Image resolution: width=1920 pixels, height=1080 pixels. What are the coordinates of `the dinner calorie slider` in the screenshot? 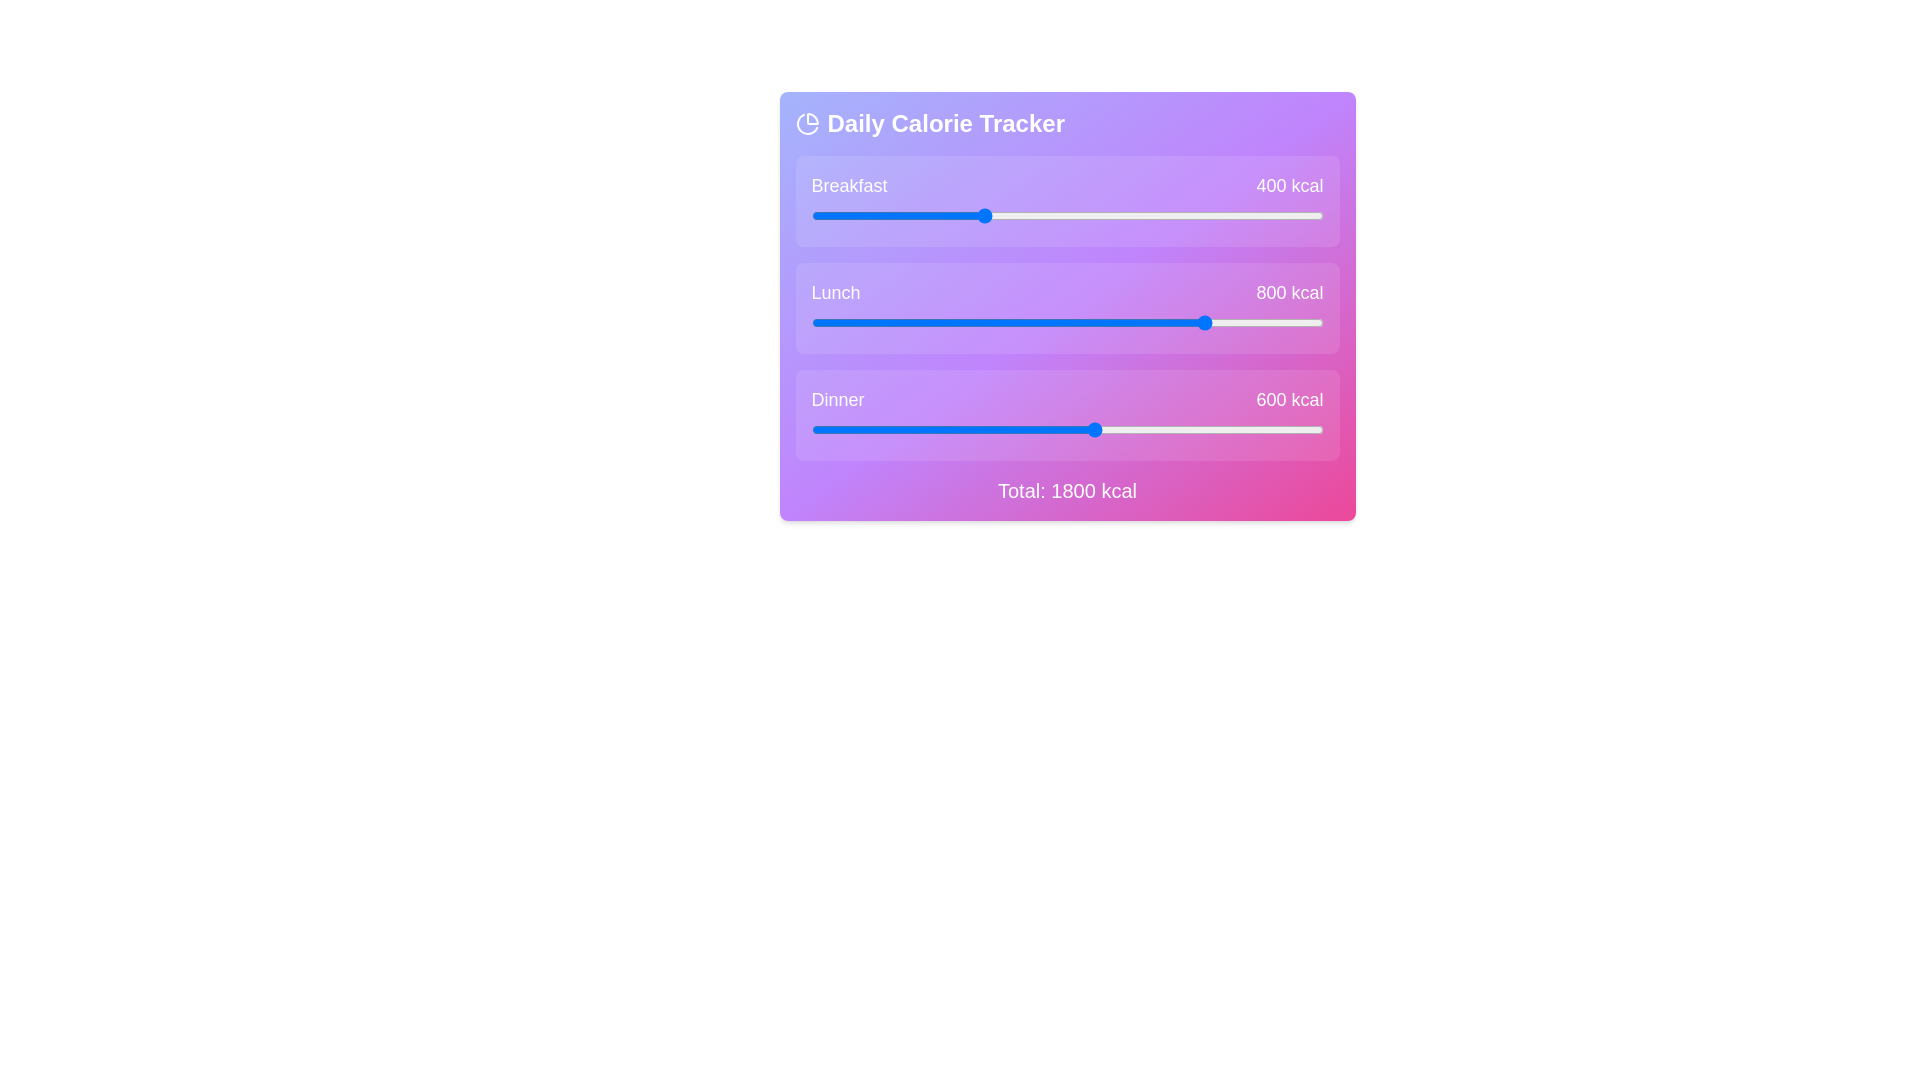 It's located at (1147, 428).